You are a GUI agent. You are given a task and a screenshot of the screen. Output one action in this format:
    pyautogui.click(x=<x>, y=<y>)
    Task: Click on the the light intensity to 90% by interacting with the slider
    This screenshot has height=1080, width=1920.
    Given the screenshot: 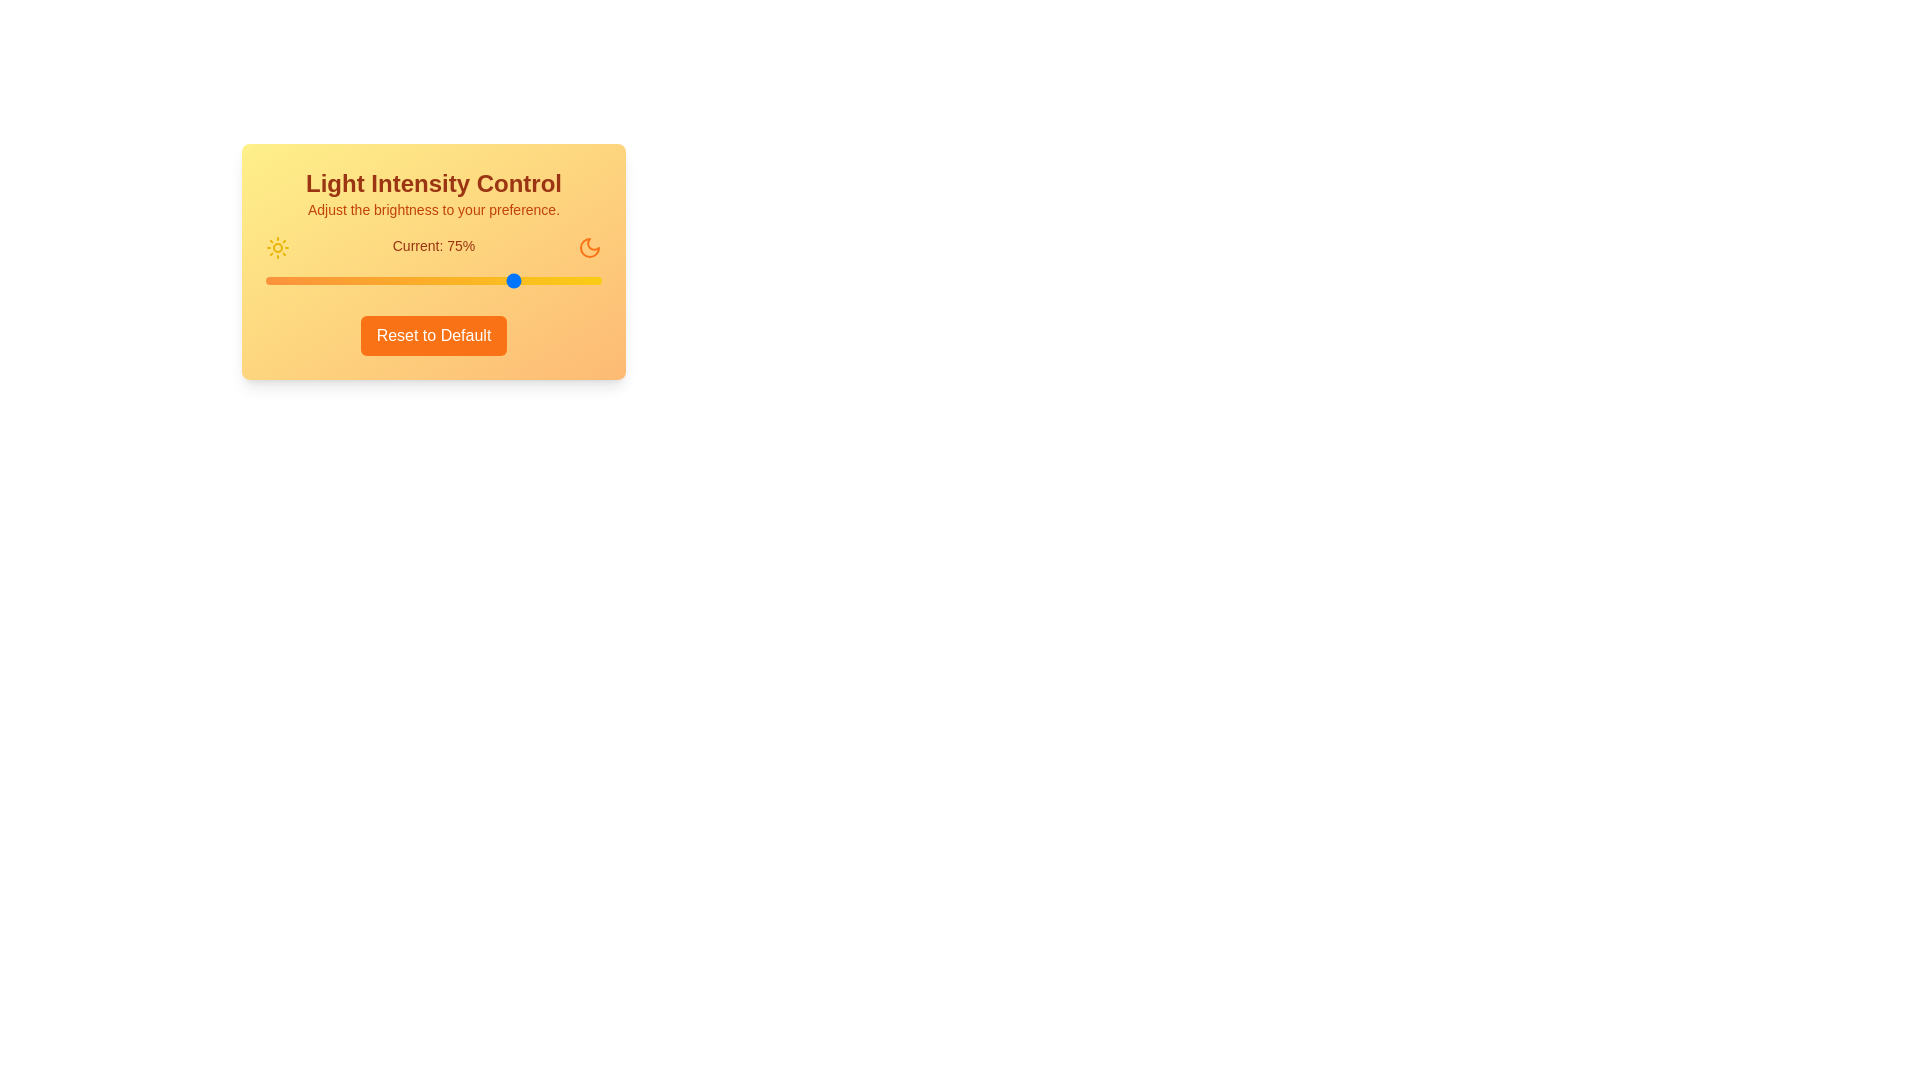 What is the action you would take?
    pyautogui.click(x=567, y=281)
    